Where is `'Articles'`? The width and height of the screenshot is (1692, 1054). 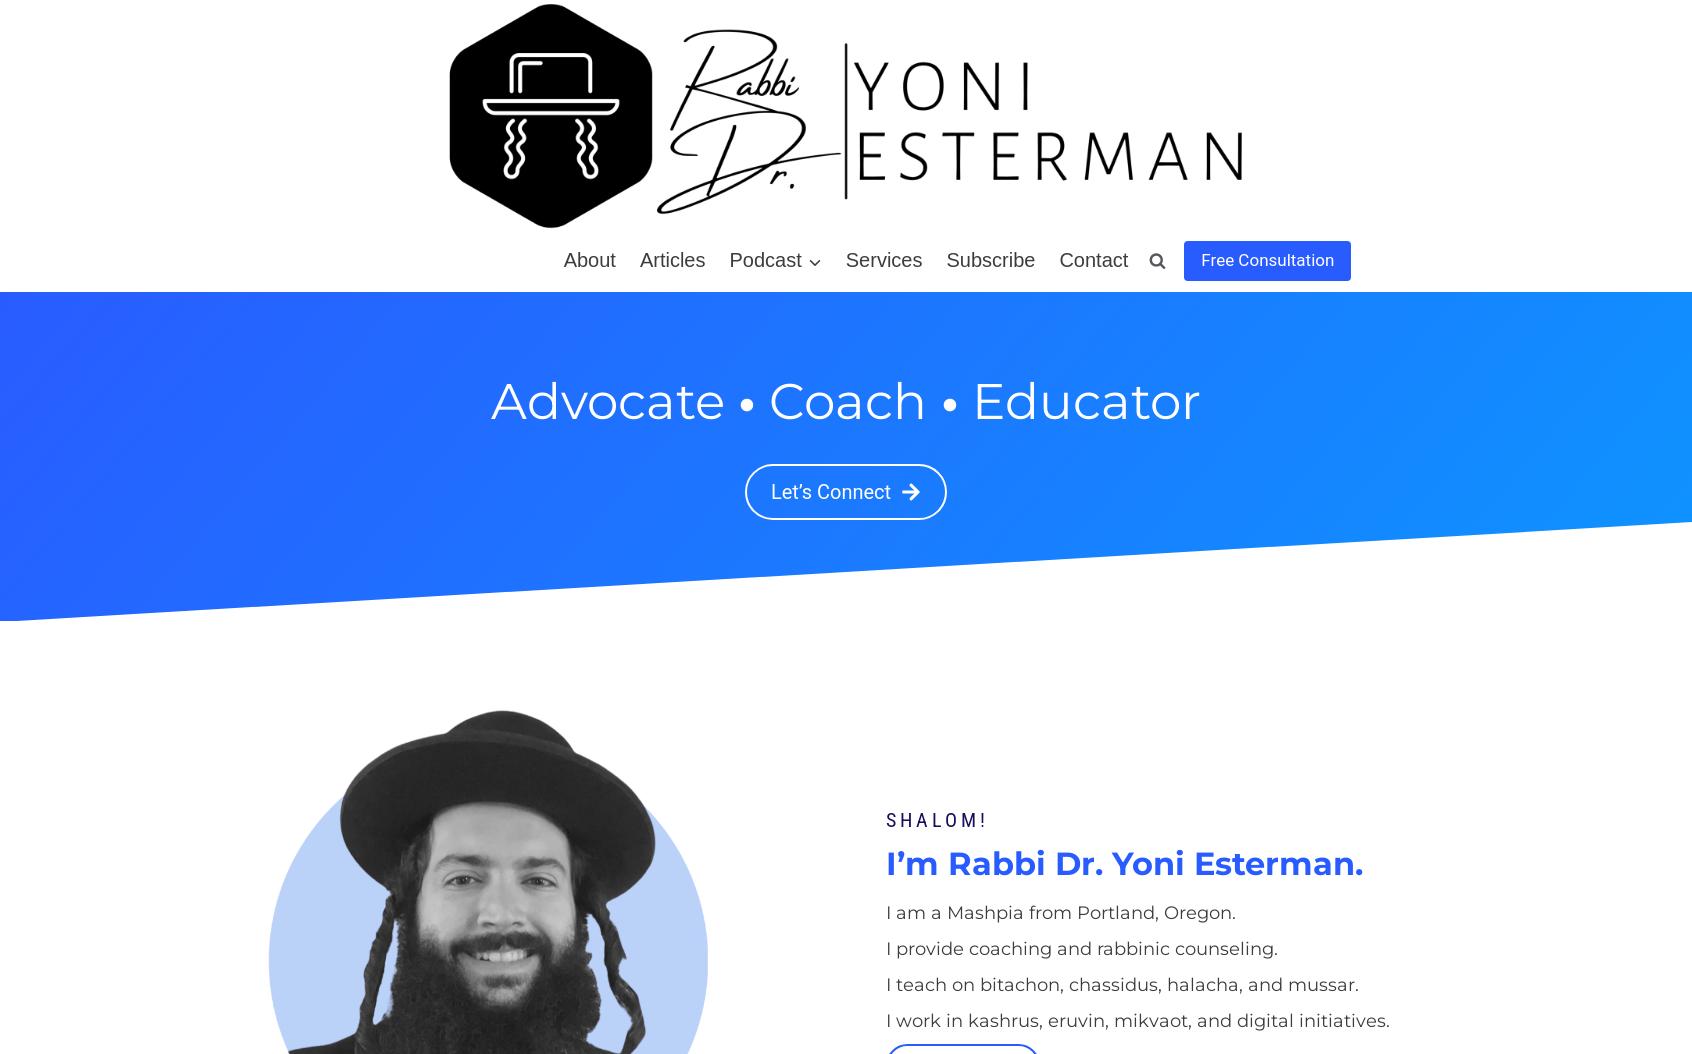 'Articles' is located at coordinates (672, 260).